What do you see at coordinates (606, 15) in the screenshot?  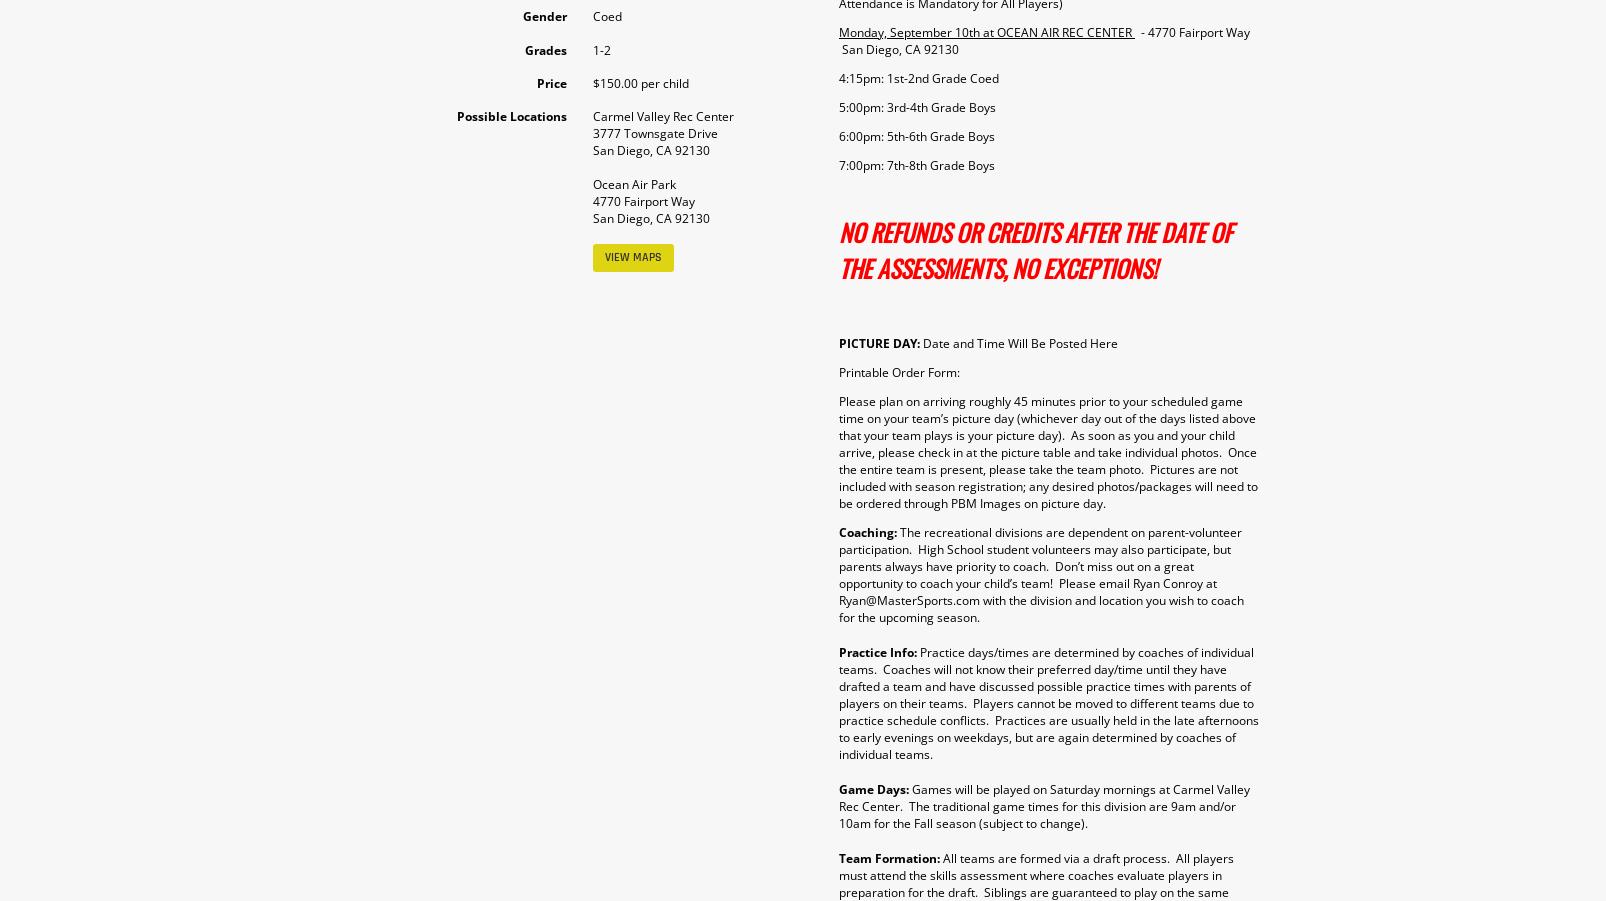 I see `'Coed'` at bounding box center [606, 15].